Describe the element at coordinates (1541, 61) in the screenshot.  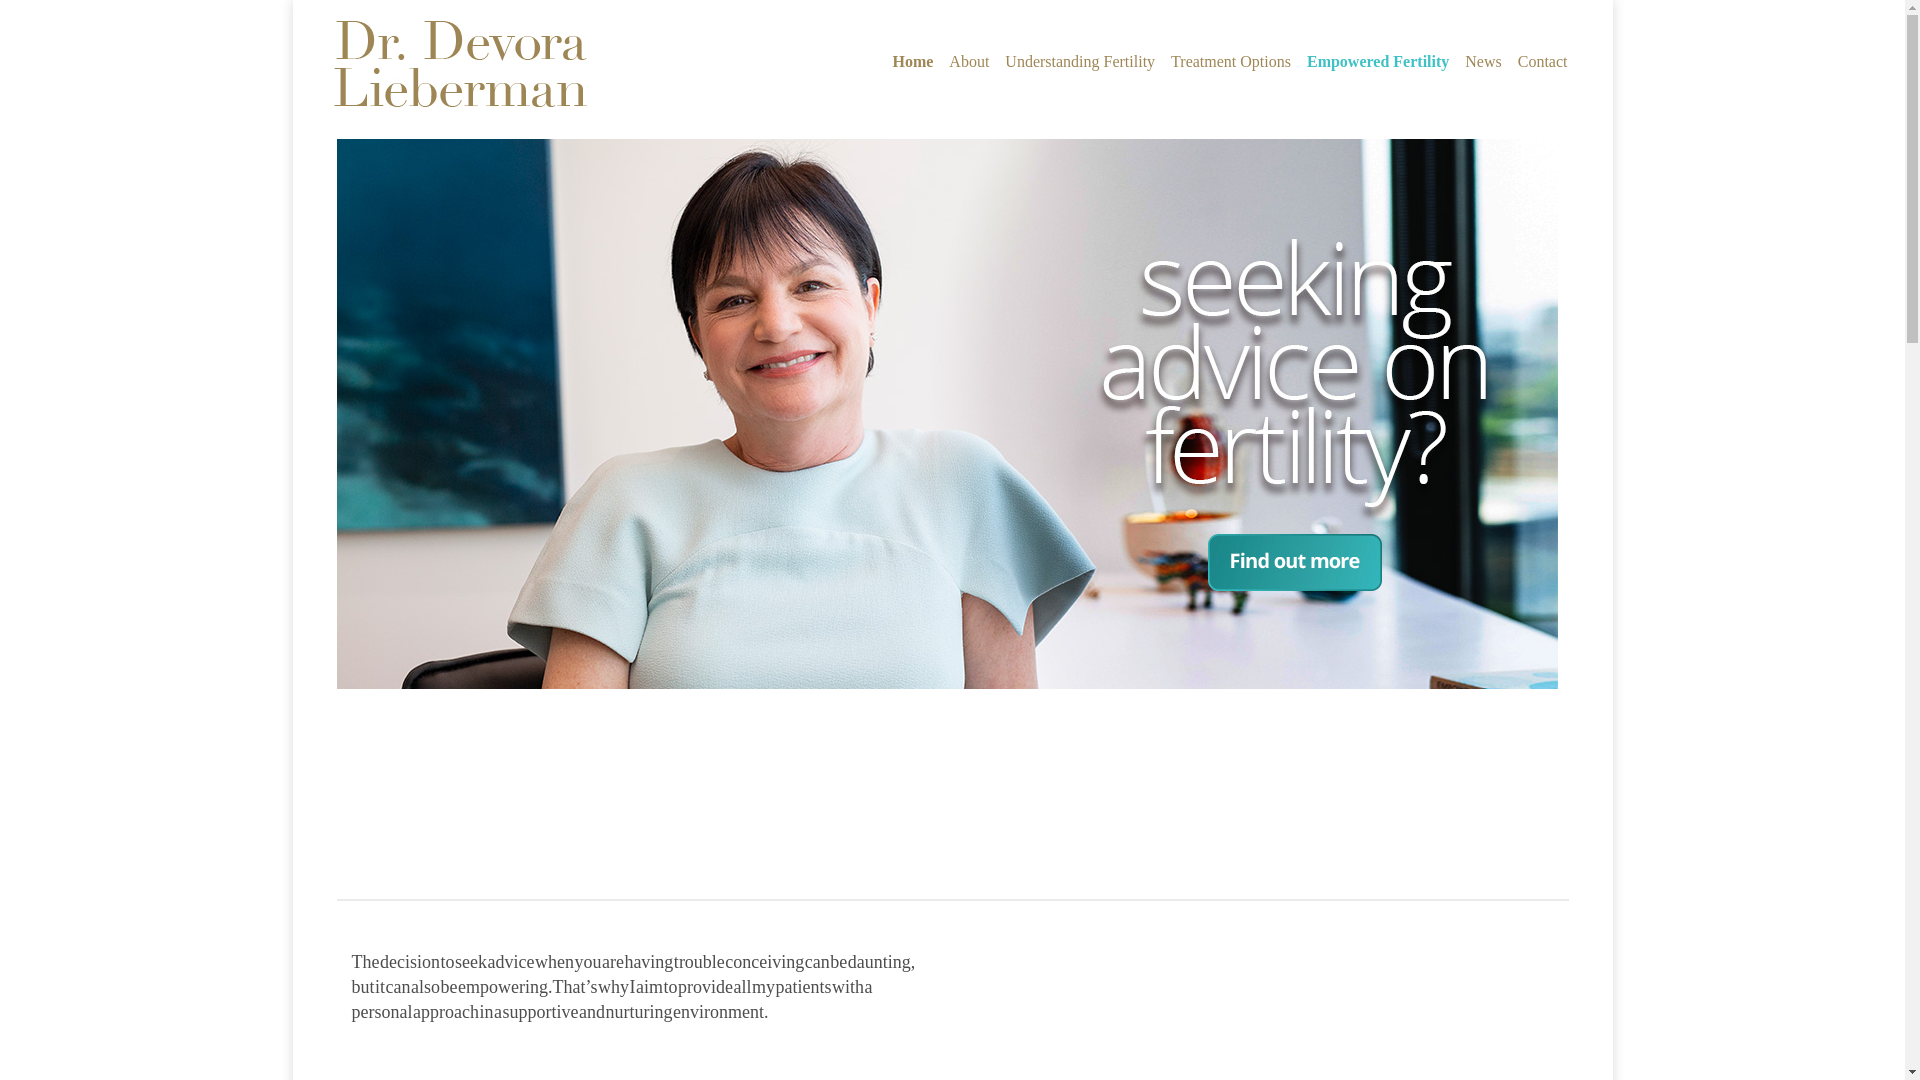
I see `'Contact'` at that location.